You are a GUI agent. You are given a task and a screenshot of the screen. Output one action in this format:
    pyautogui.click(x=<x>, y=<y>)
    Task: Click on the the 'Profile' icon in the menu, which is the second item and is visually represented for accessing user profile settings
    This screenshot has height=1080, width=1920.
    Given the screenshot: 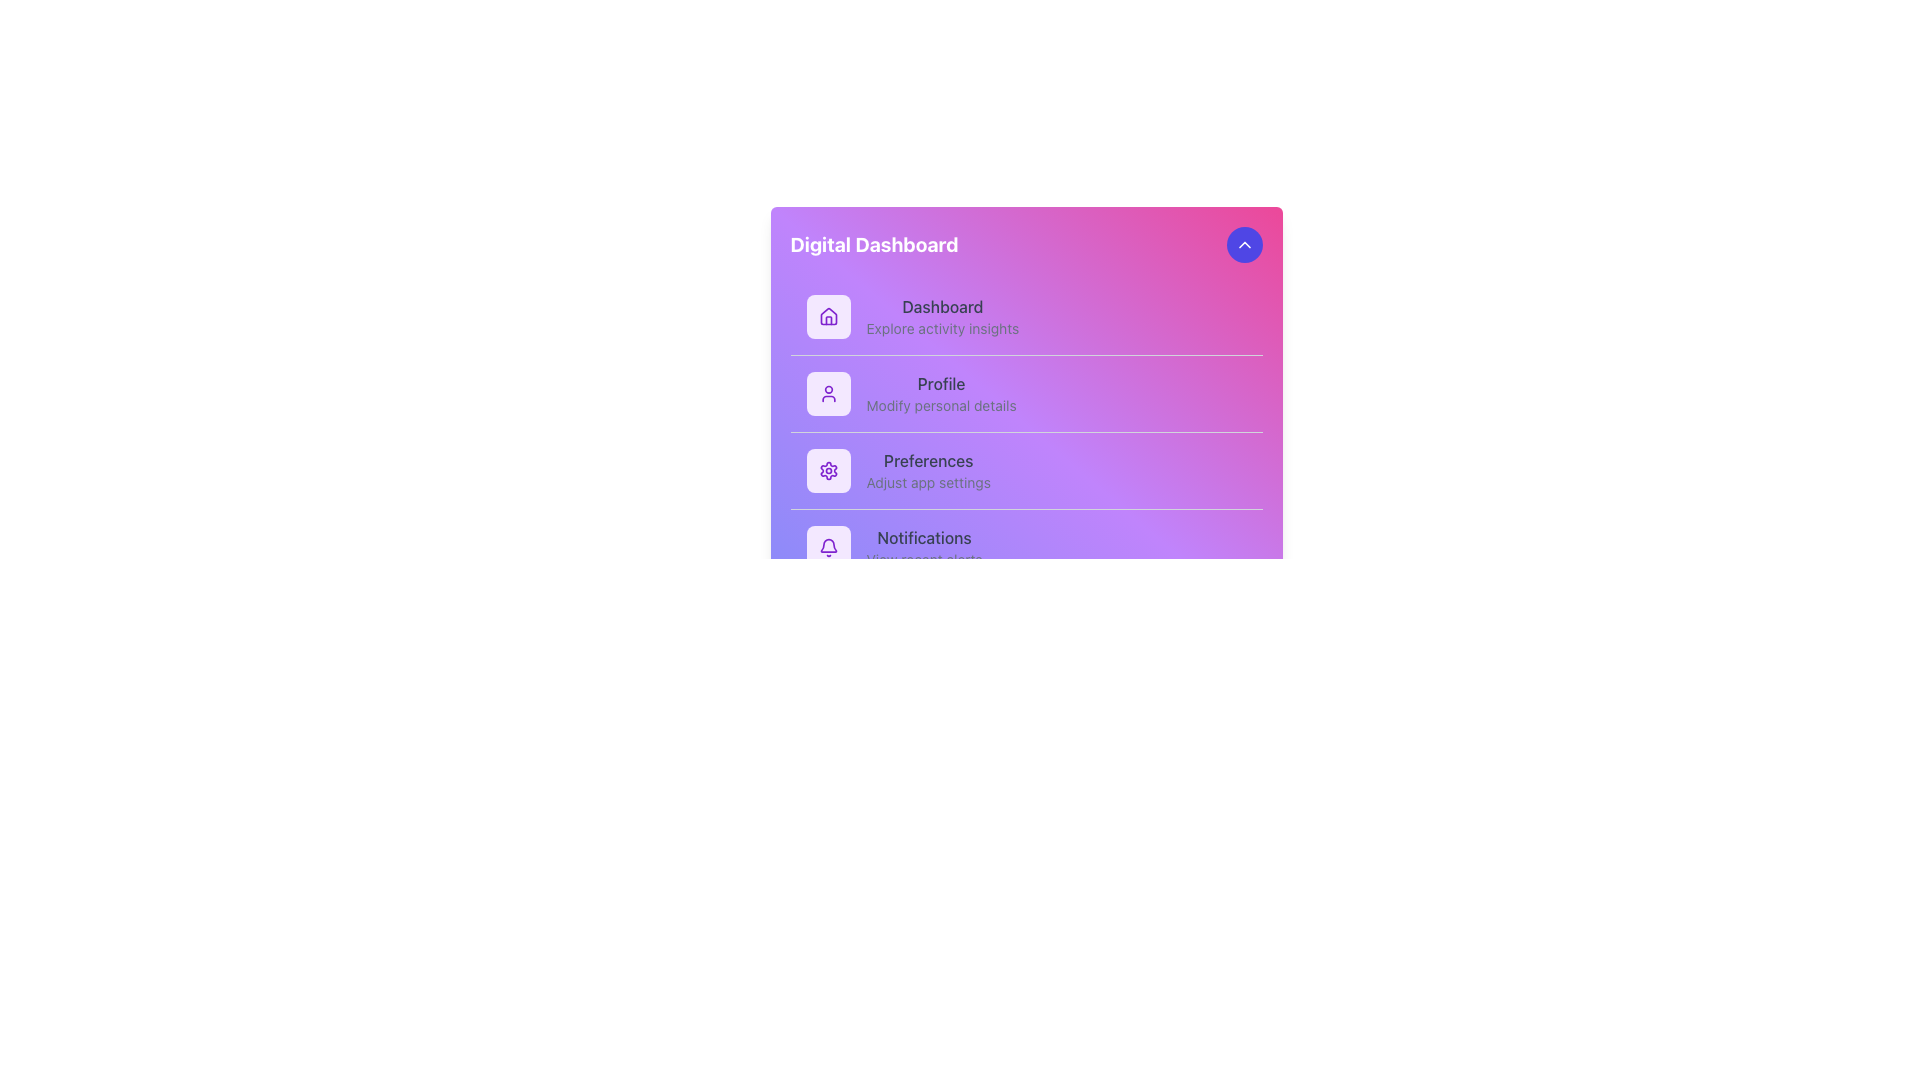 What is the action you would take?
    pyautogui.click(x=828, y=393)
    